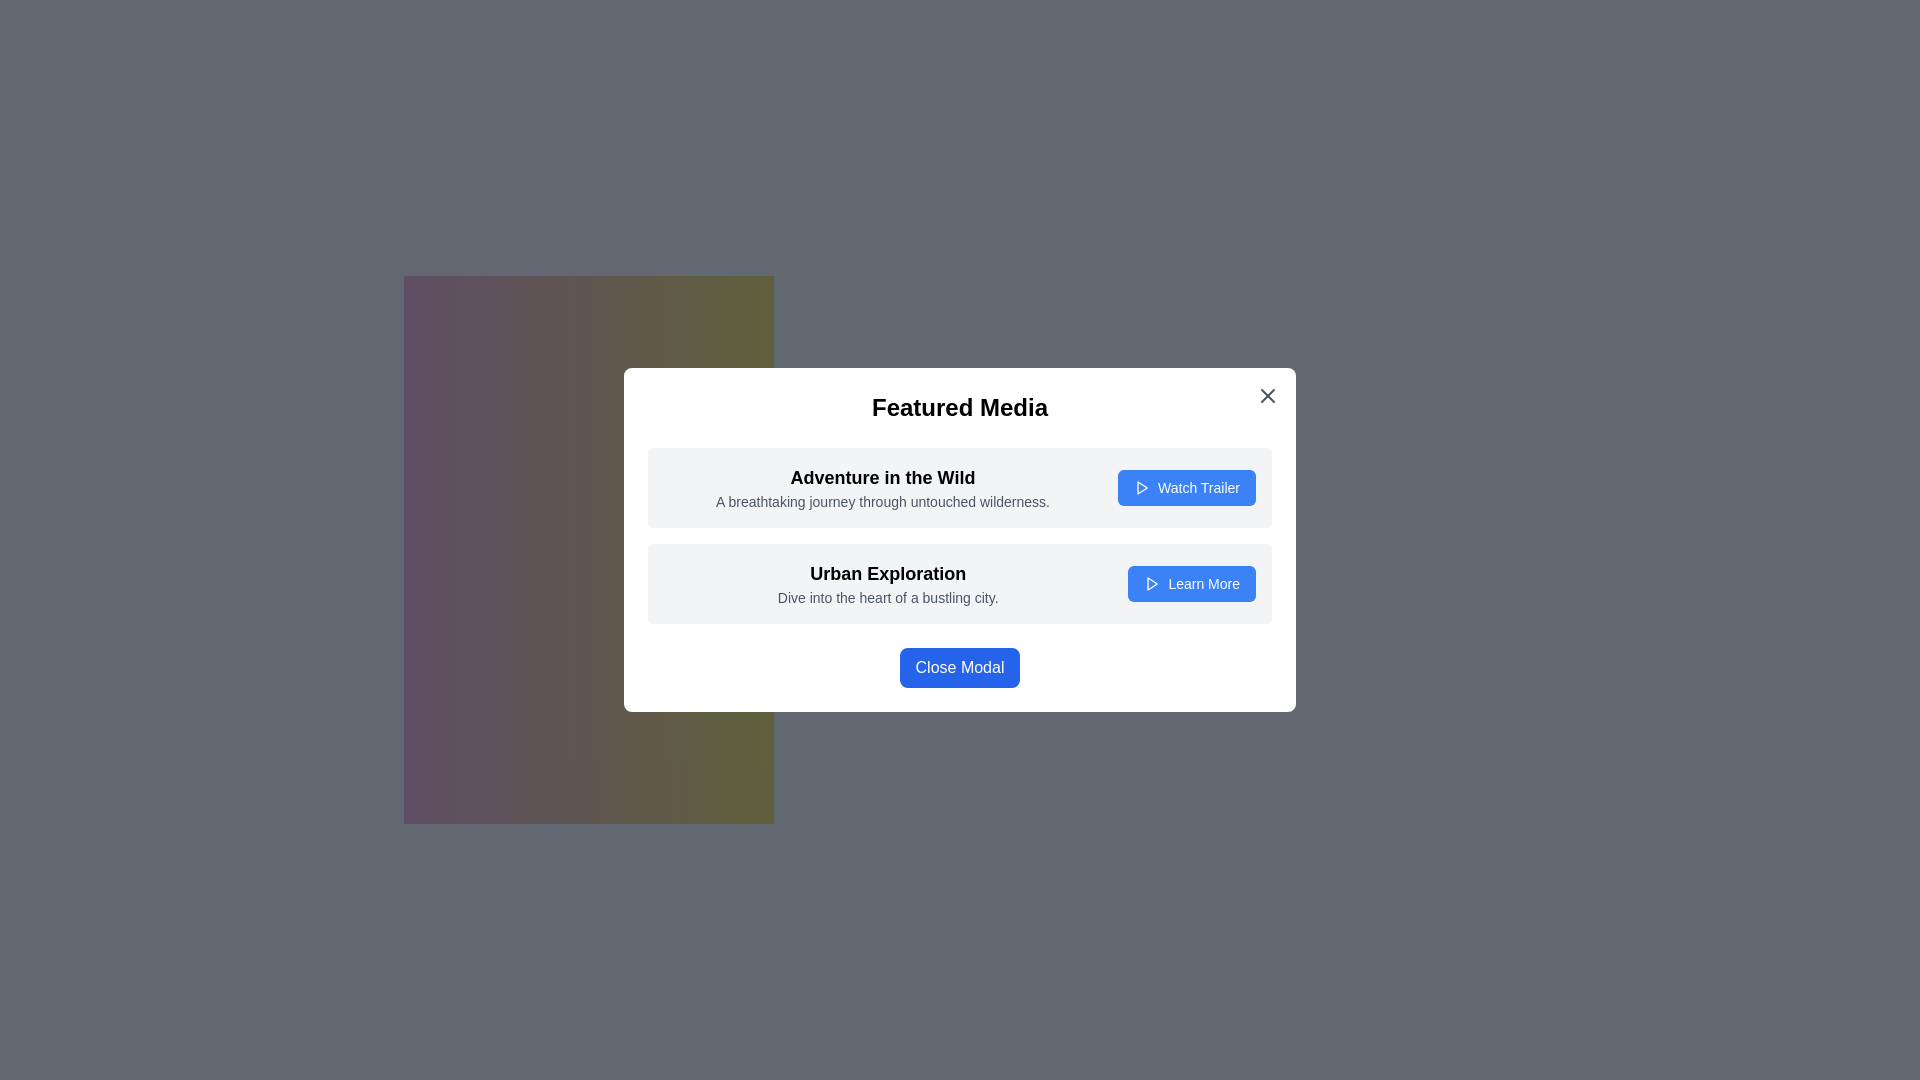 This screenshot has height=1080, width=1920. I want to click on the close button located in the top-right corner of the modal dialog, so click(1266, 396).